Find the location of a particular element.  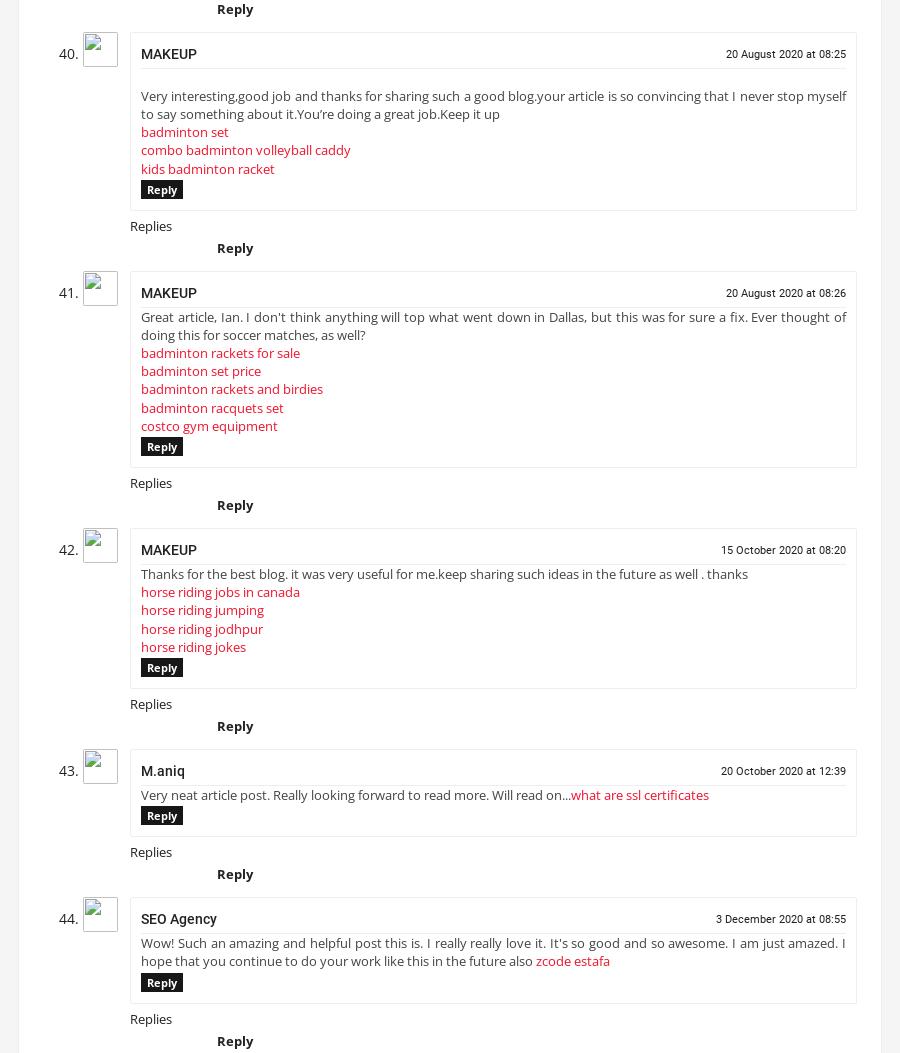

'badminton racquets set' is located at coordinates (212, 414).